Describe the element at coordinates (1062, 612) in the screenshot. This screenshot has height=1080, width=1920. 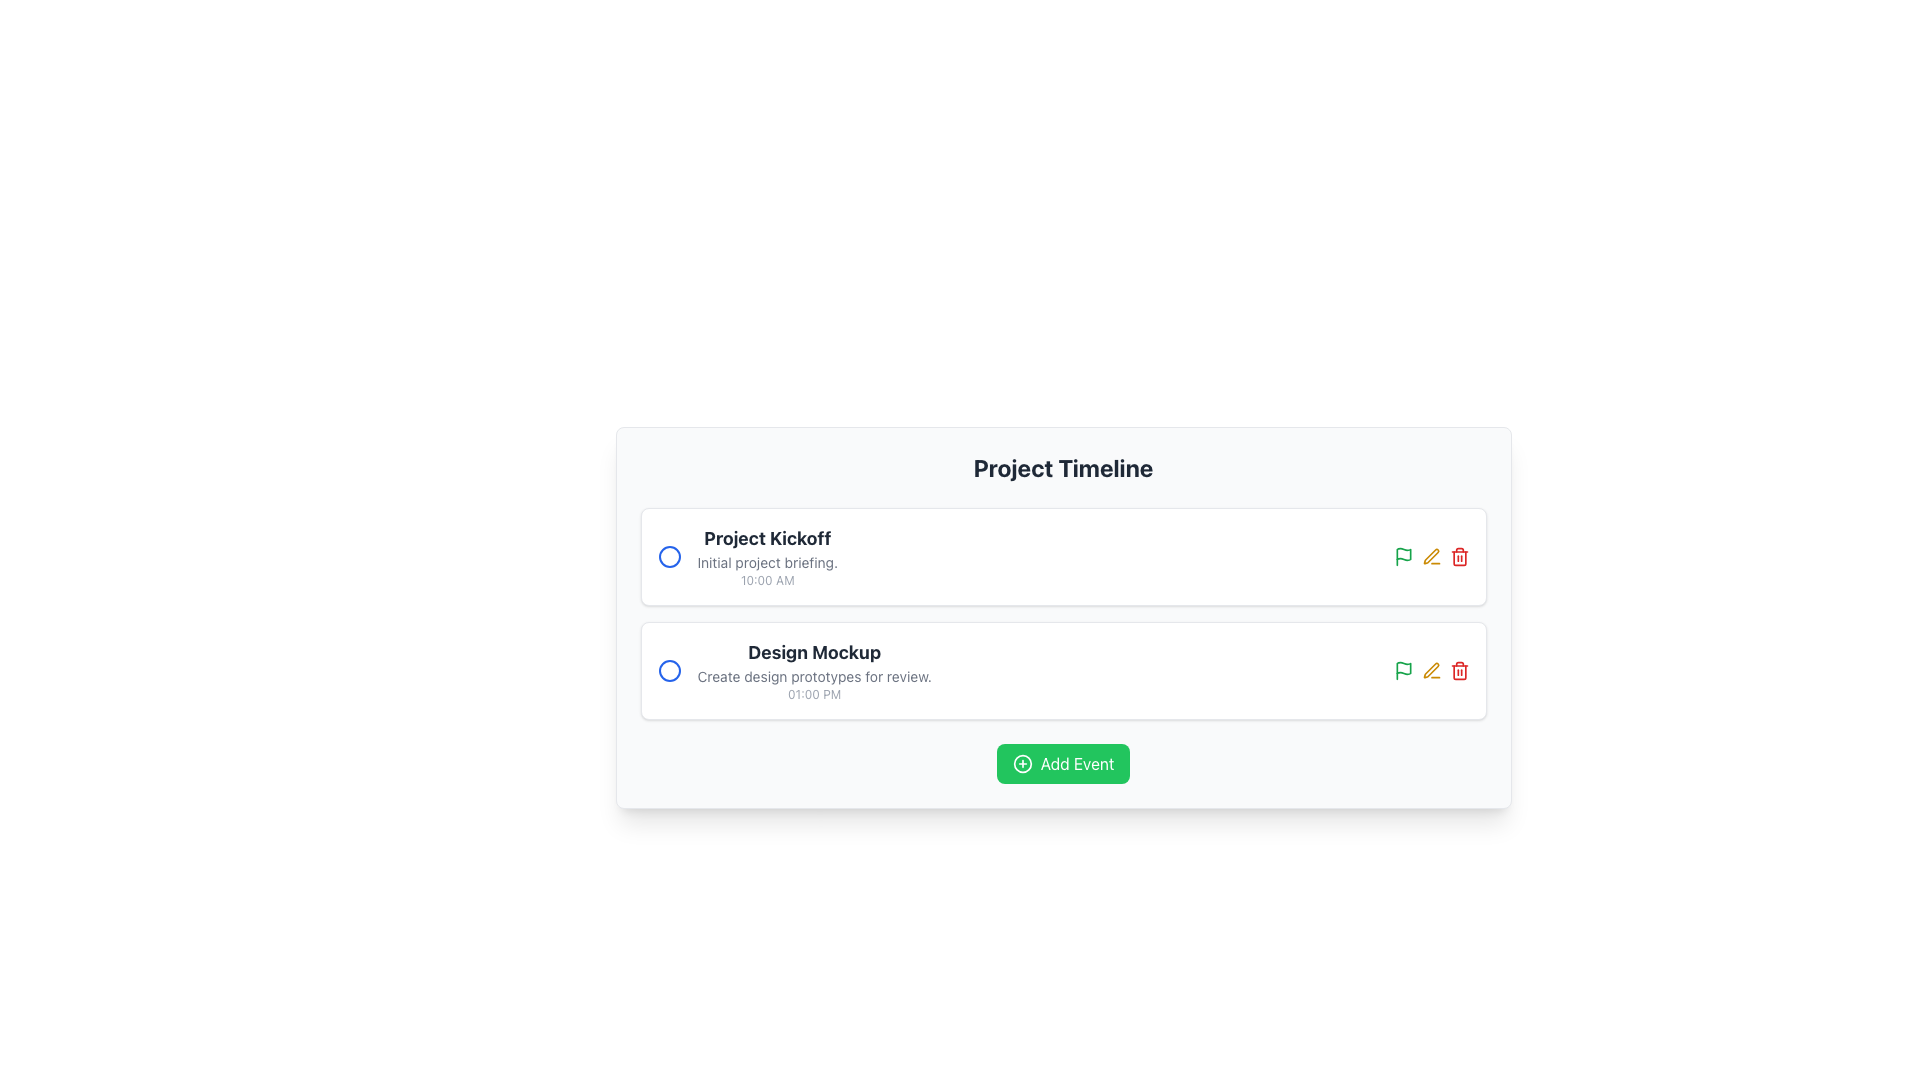
I see `the Grouped List Component containing the event cards for 'Project Kickoff' and 'Design Mockup'` at that location.